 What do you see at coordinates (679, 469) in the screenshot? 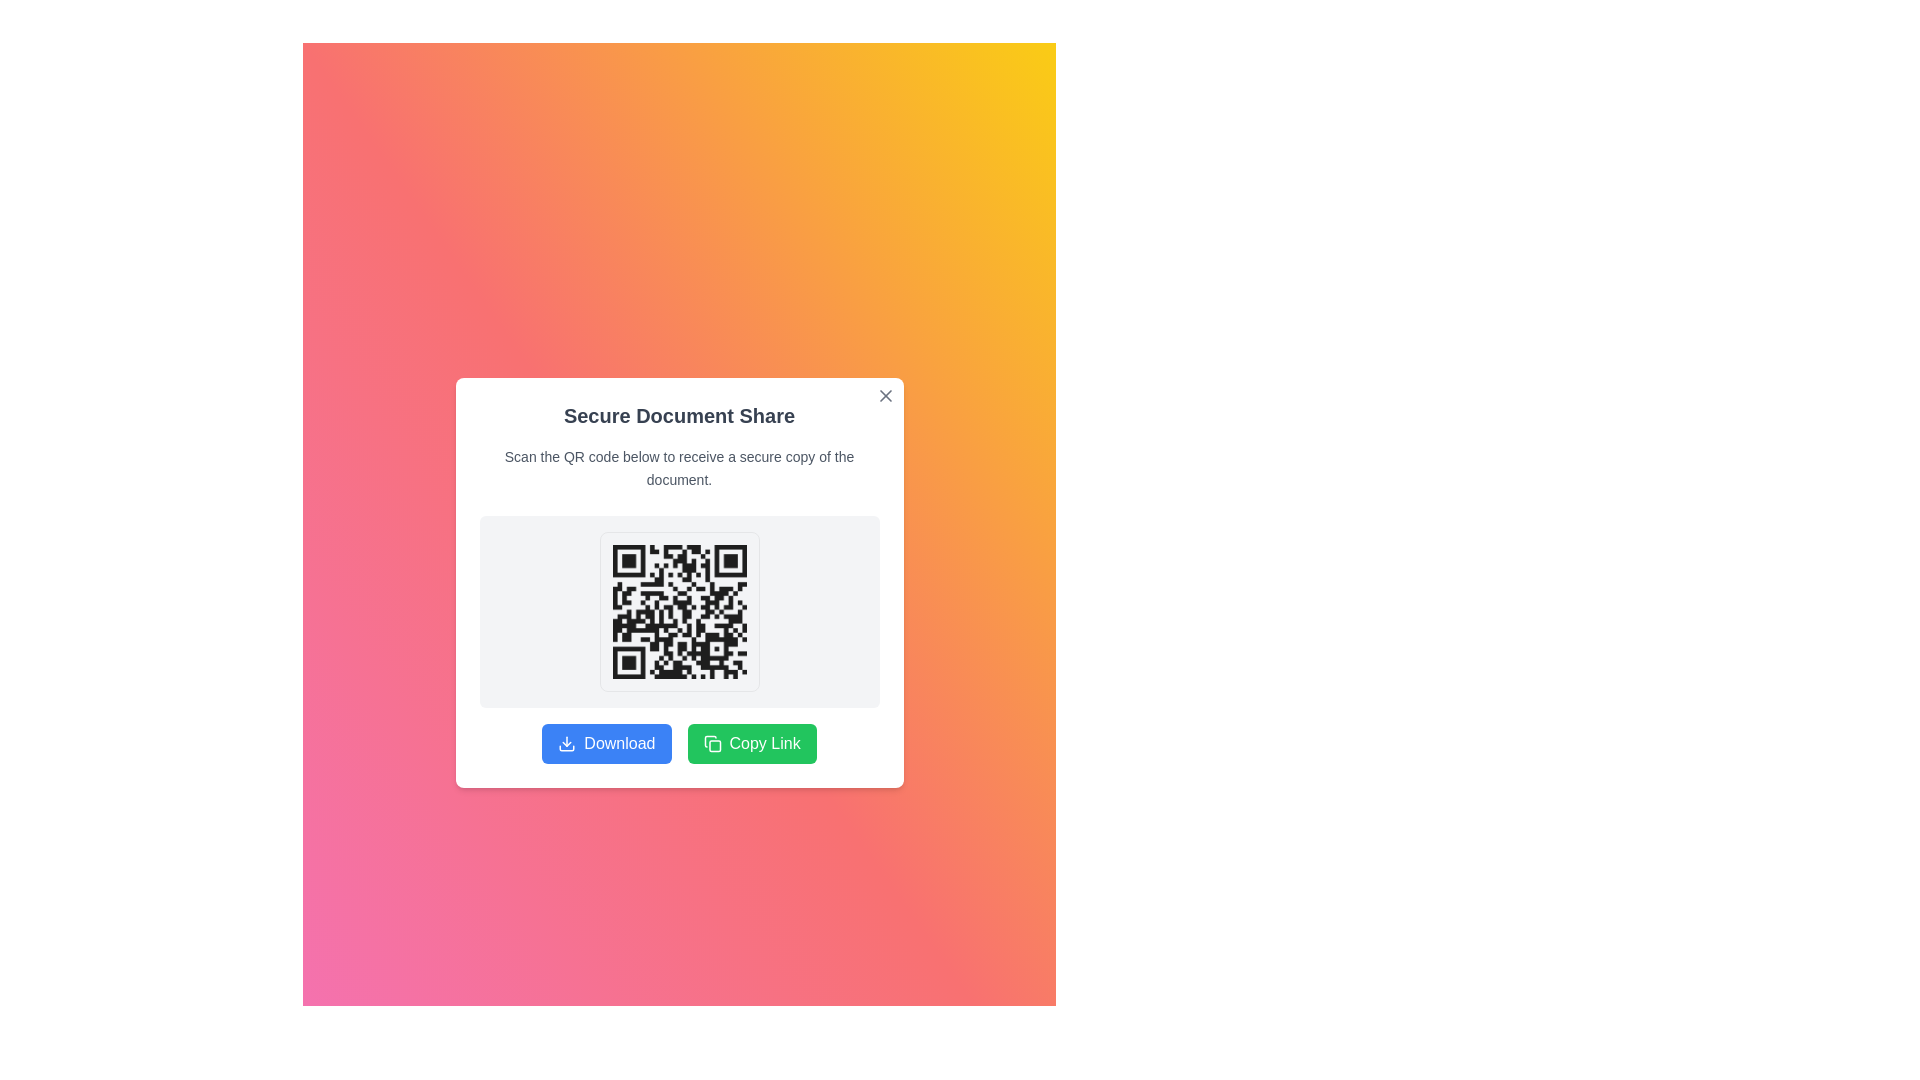
I see `text block containing the message 'Scan the QR code below to receive a secure copy of the document.' which is styled with a small text size, gray color, and centered alignment, located within a modal popup below the title 'Secure Document Share'` at bounding box center [679, 469].